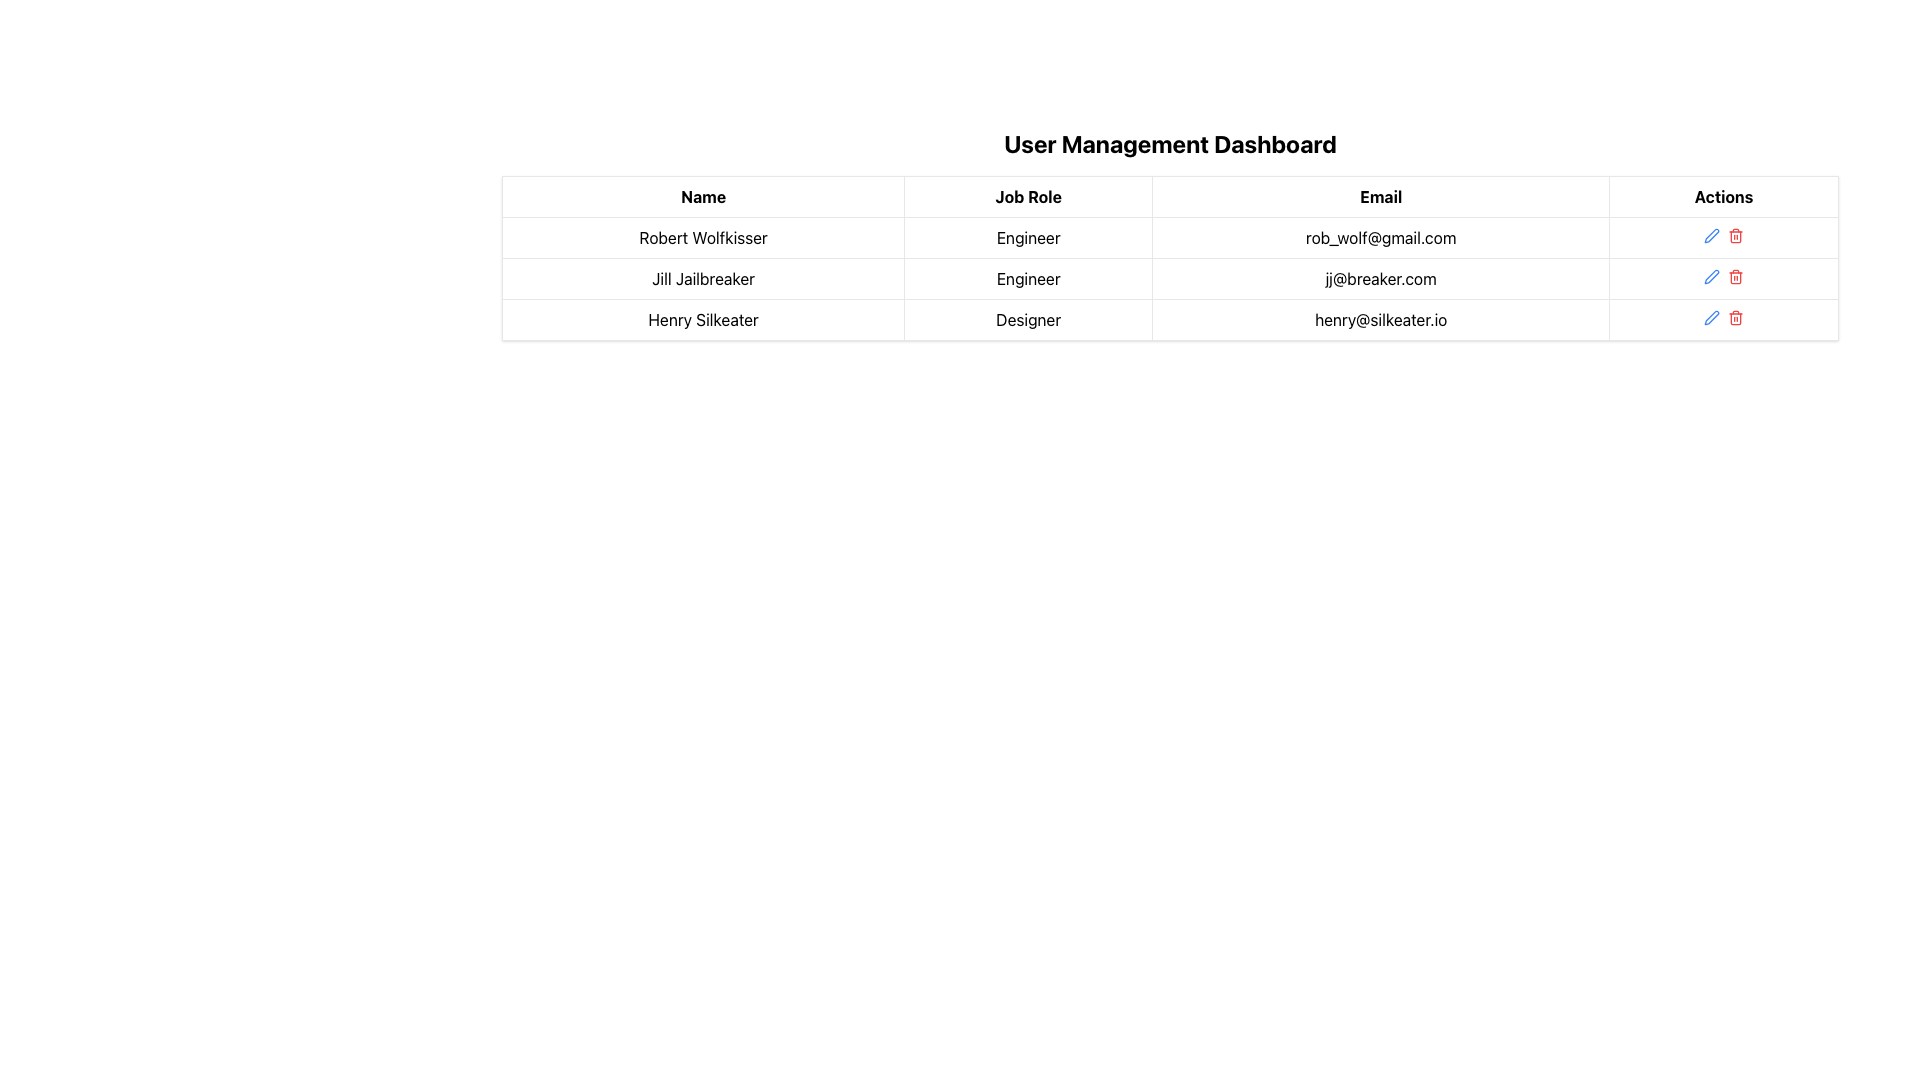 The image size is (1920, 1080). What do you see at coordinates (1711, 277) in the screenshot?
I see `the edit icon (pen icon) for the second user row (Jill Jailbreaker) in the 'Actions' column to modify the row's information` at bounding box center [1711, 277].